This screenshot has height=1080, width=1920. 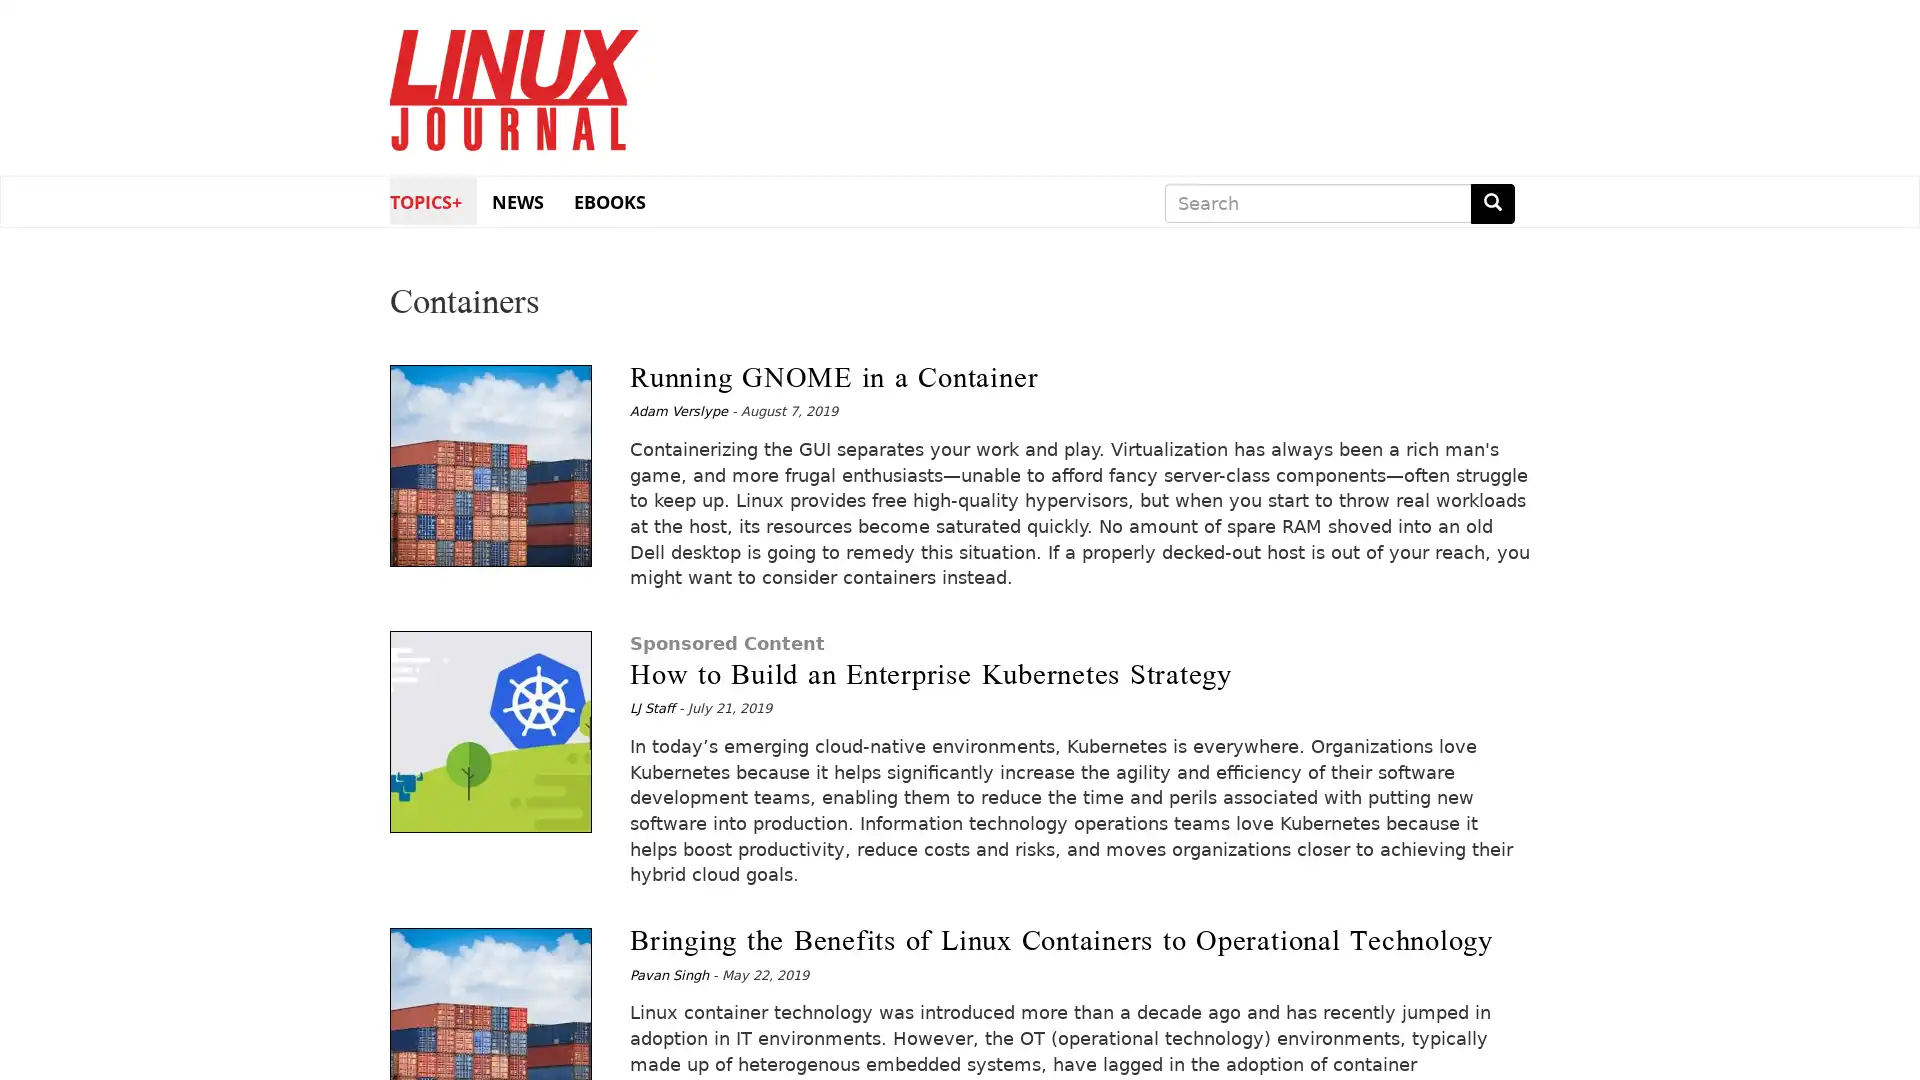 What do you see at coordinates (1492, 203) in the screenshot?
I see `Search` at bounding box center [1492, 203].